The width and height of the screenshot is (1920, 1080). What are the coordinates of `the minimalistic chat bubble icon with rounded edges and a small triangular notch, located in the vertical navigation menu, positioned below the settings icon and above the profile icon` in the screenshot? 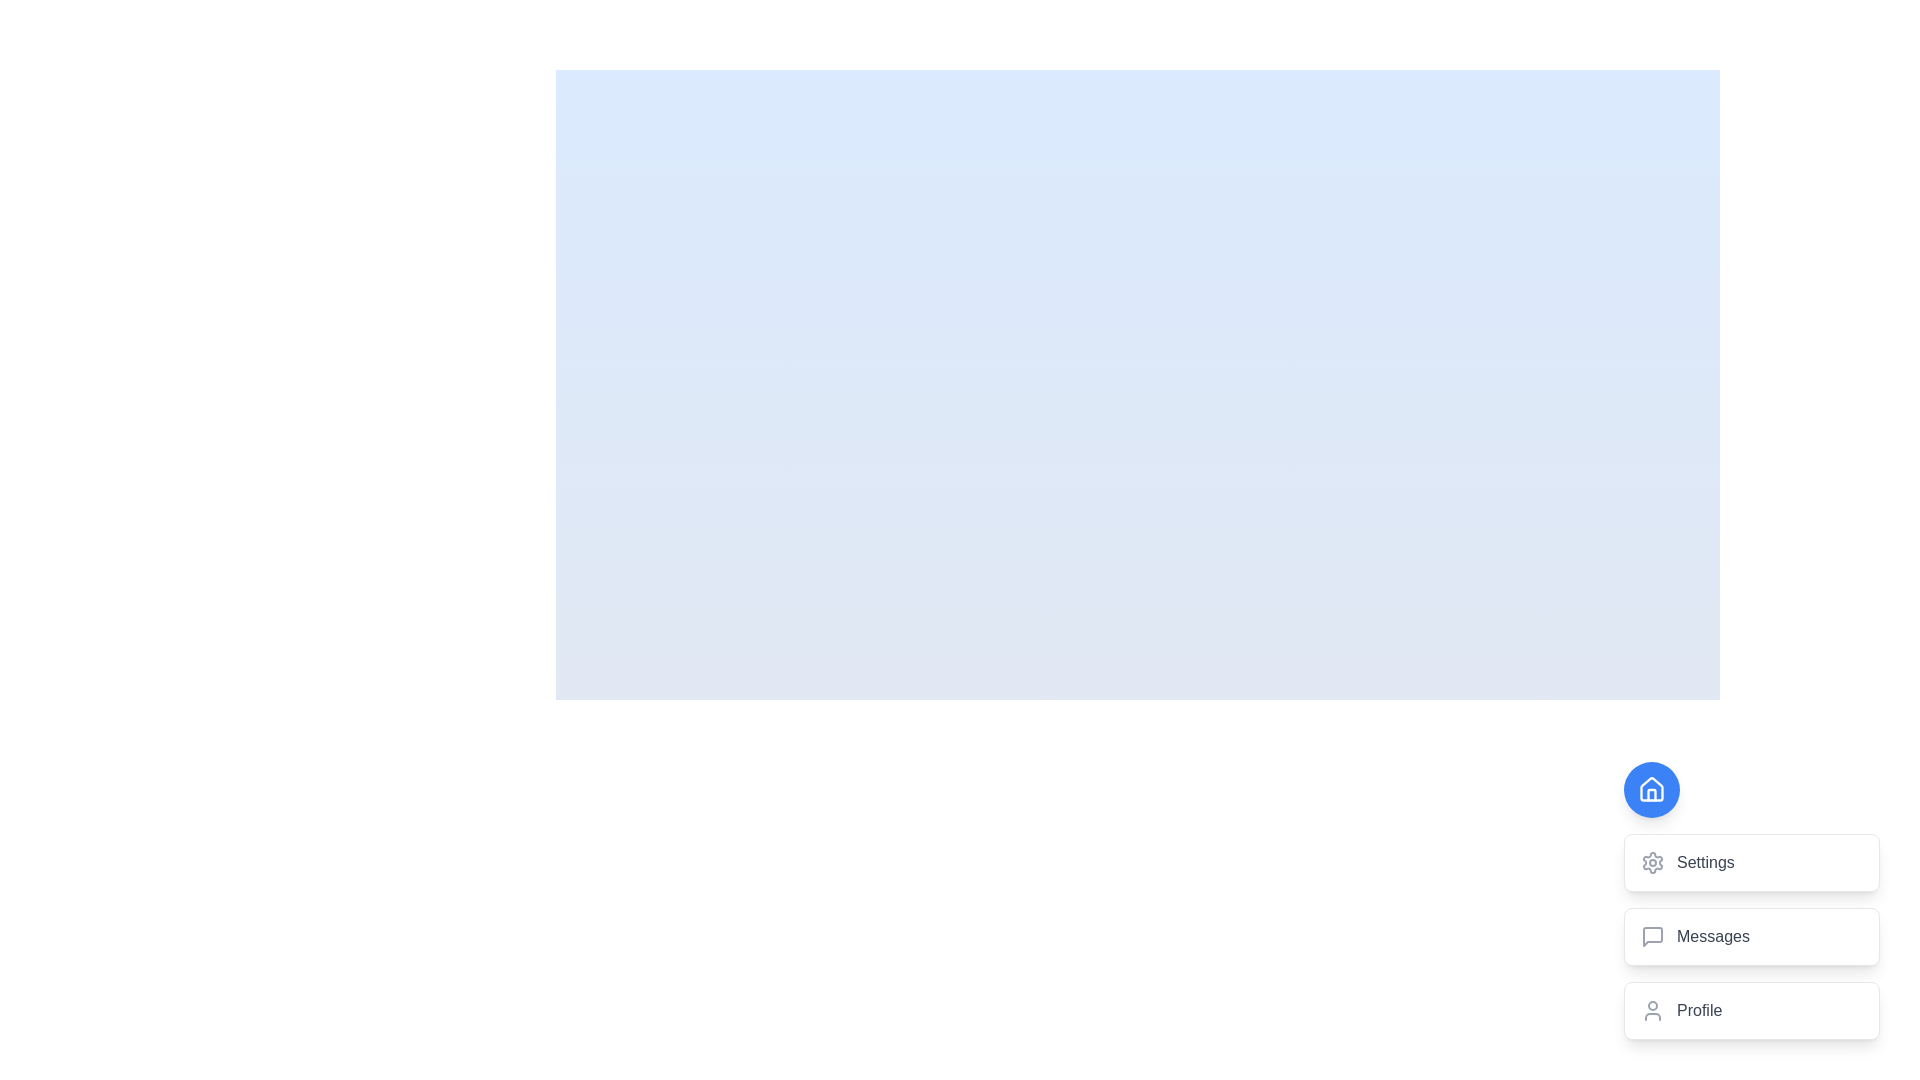 It's located at (1652, 937).